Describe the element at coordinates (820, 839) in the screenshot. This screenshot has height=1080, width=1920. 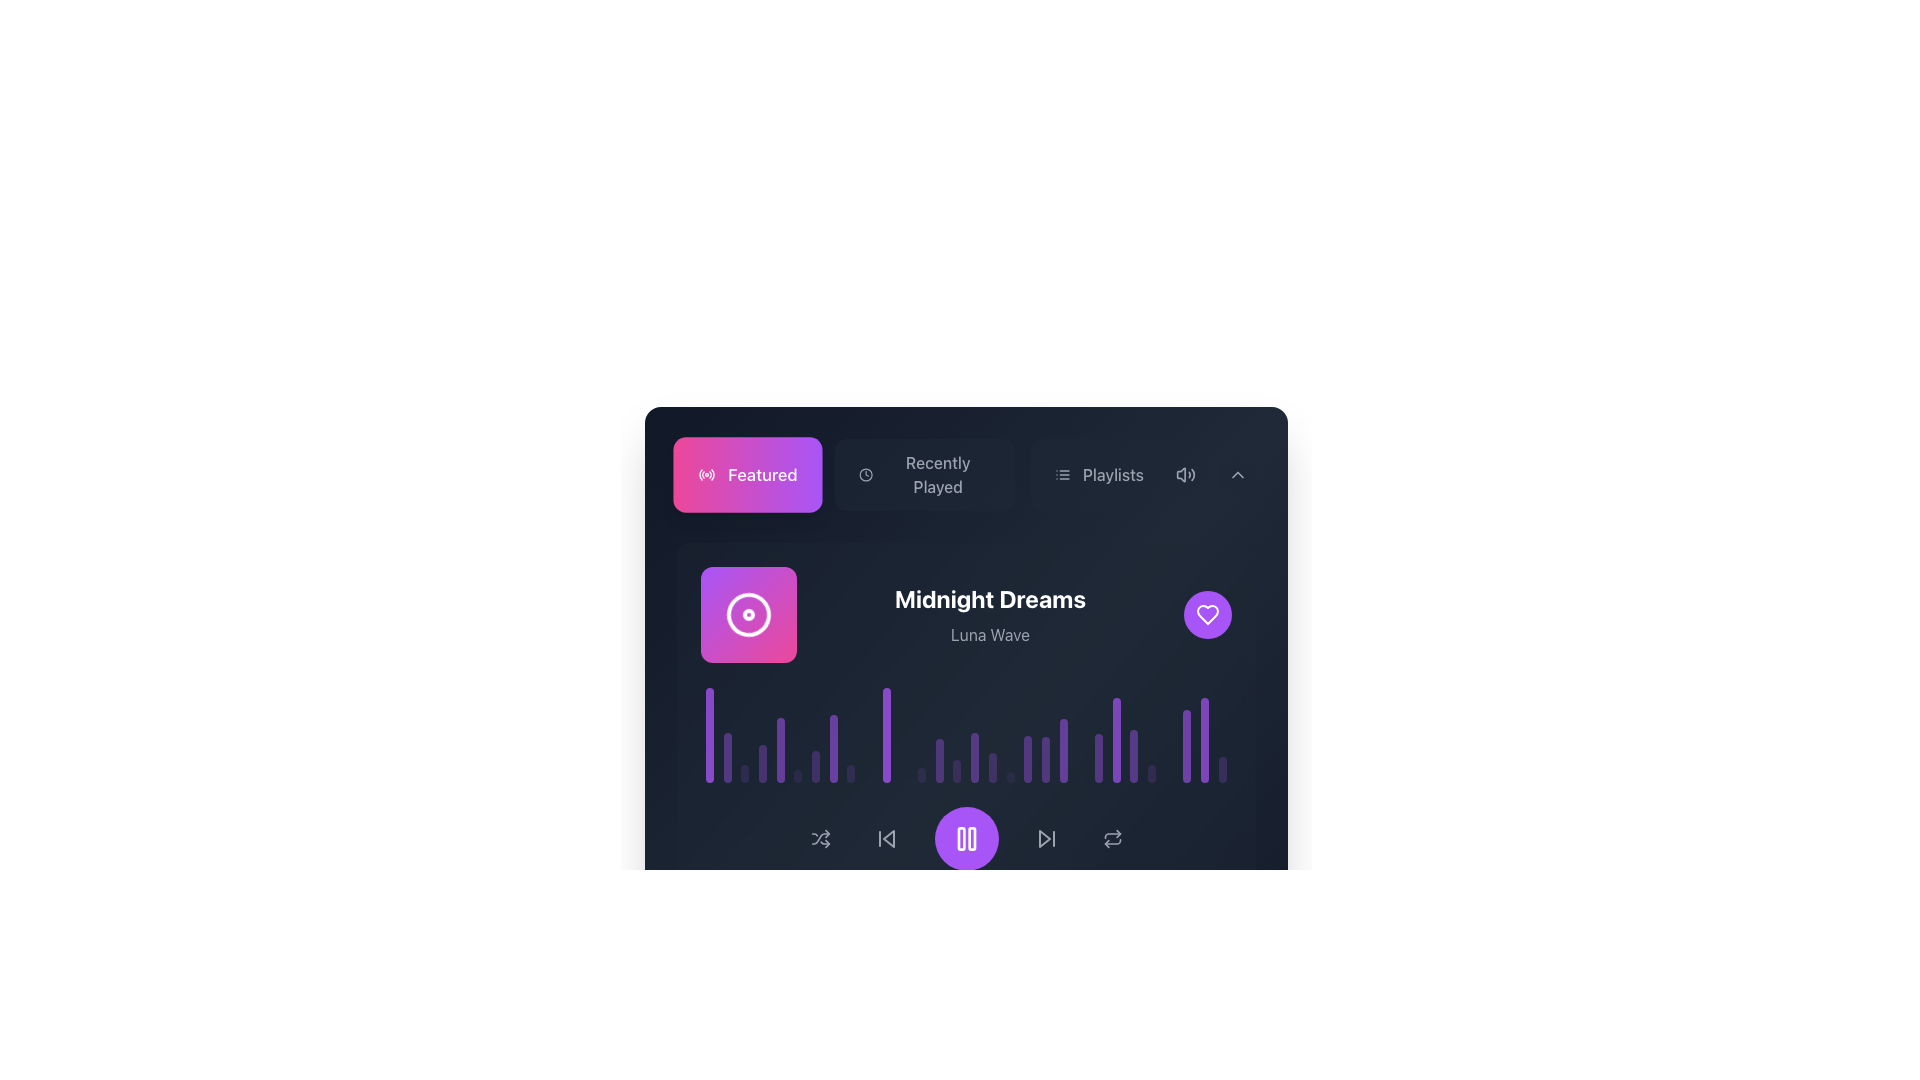
I see `the shuffle button located at the bottom center of the interface` at that location.